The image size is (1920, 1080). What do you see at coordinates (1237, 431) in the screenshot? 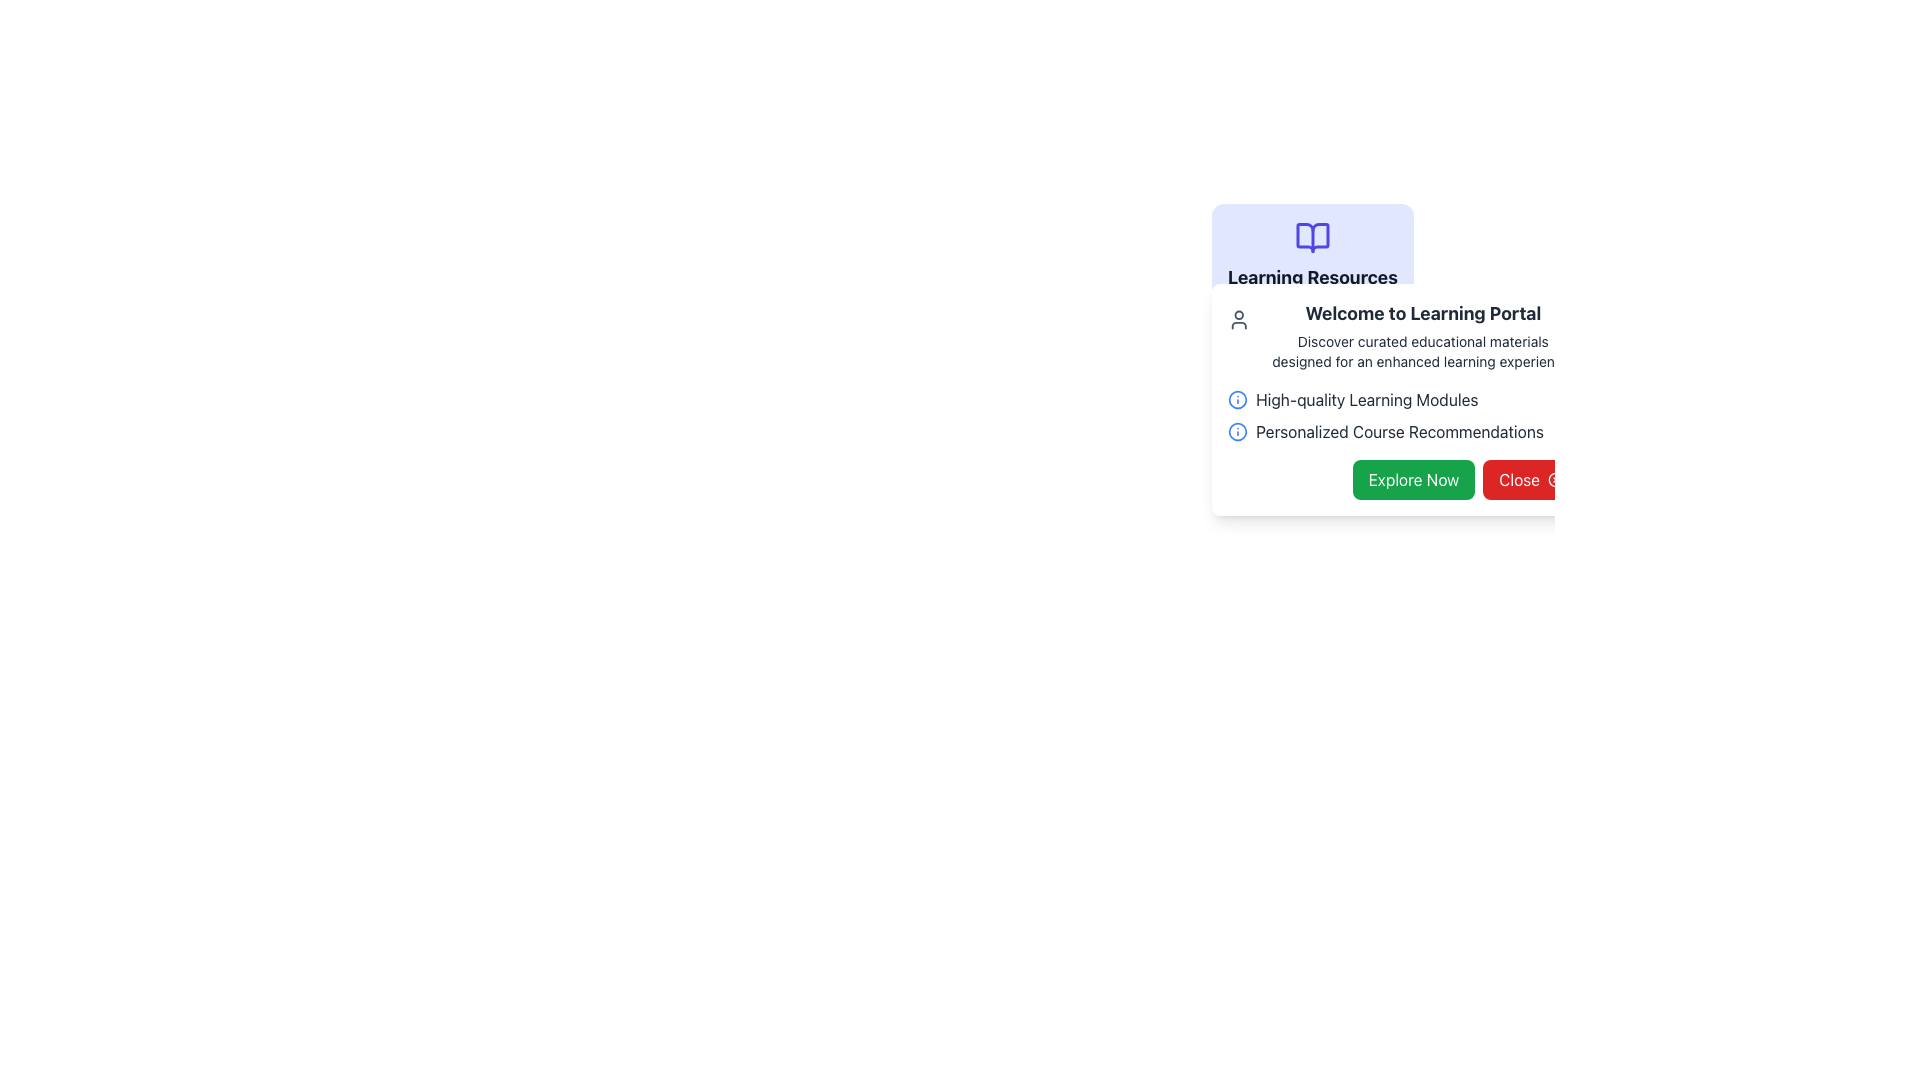
I see `the circular SVG element at the center of the info icon, which has no visible fill or stroke and blends into the background` at bounding box center [1237, 431].